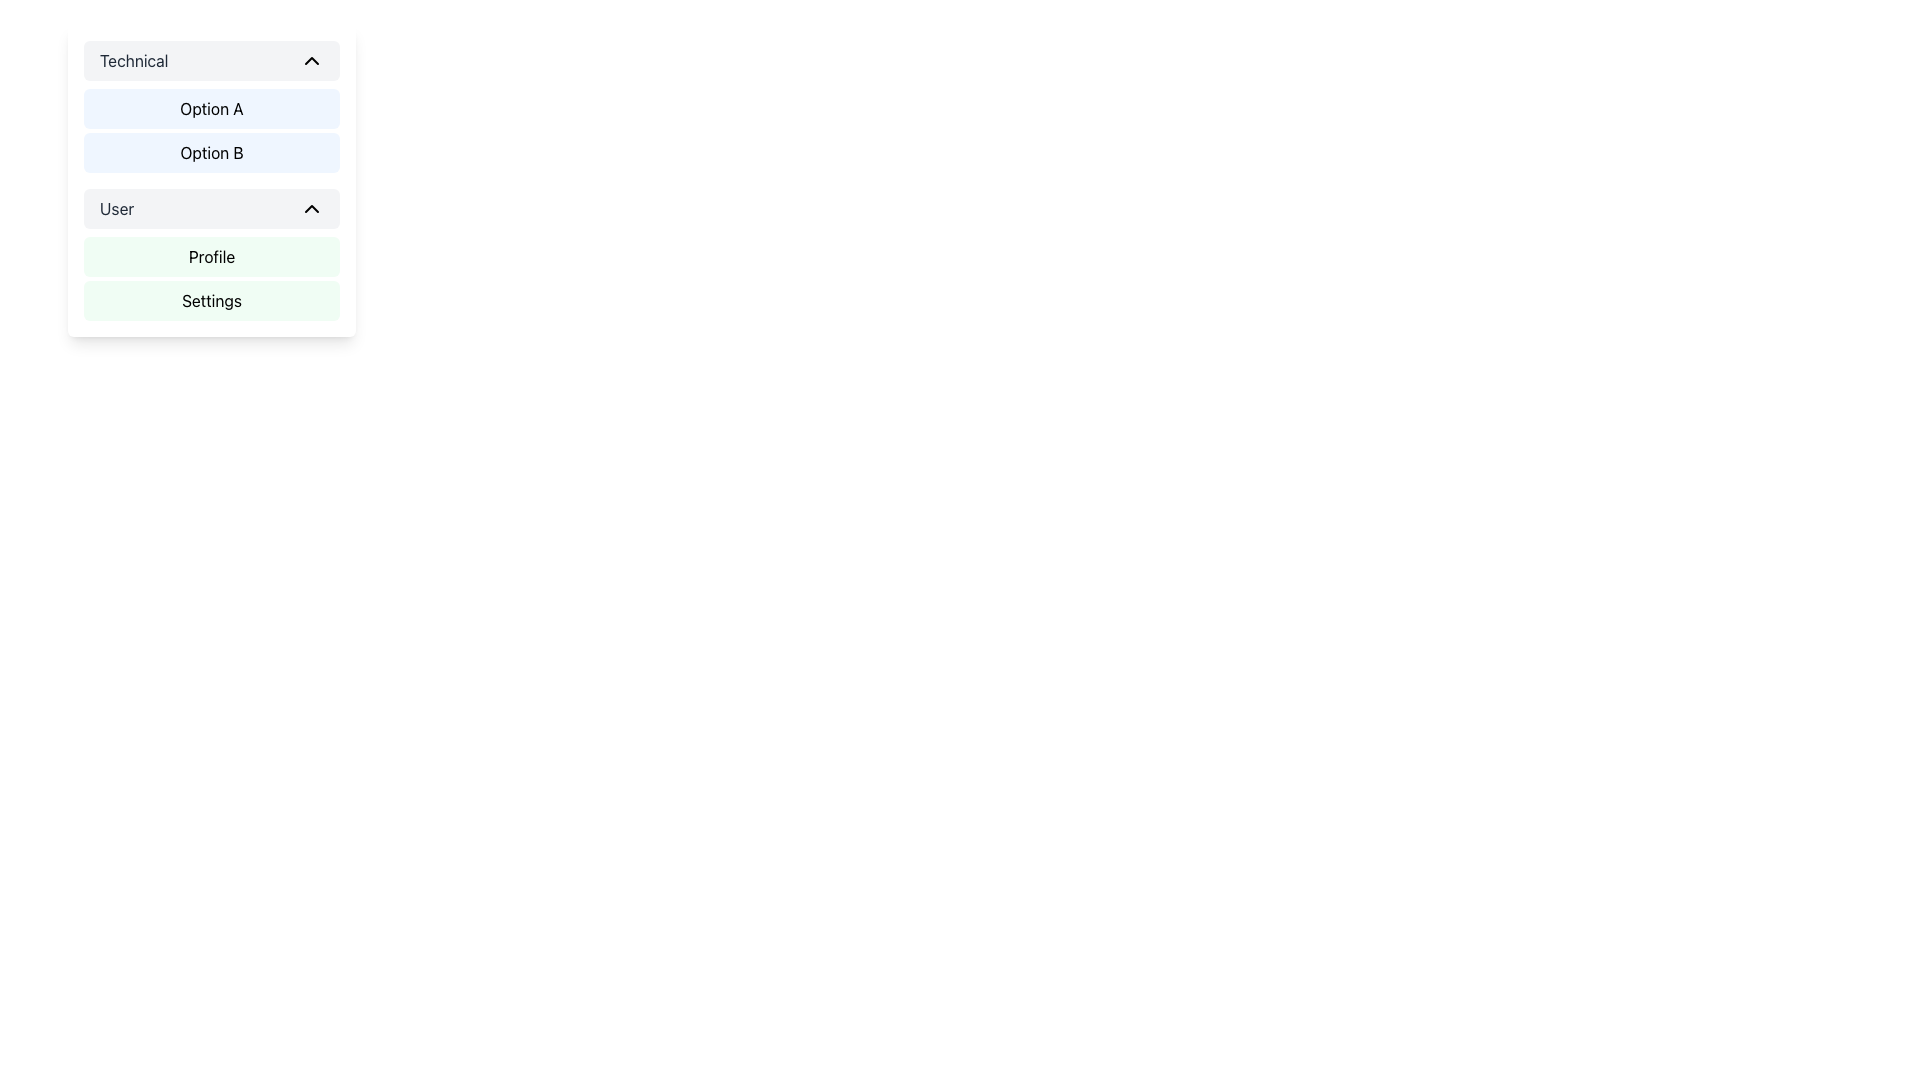  What do you see at coordinates (211, 256) in the screenshot?
I see `the 'Profile' button with a light green background located in the 'User' section` at bounding box center [211, 256].